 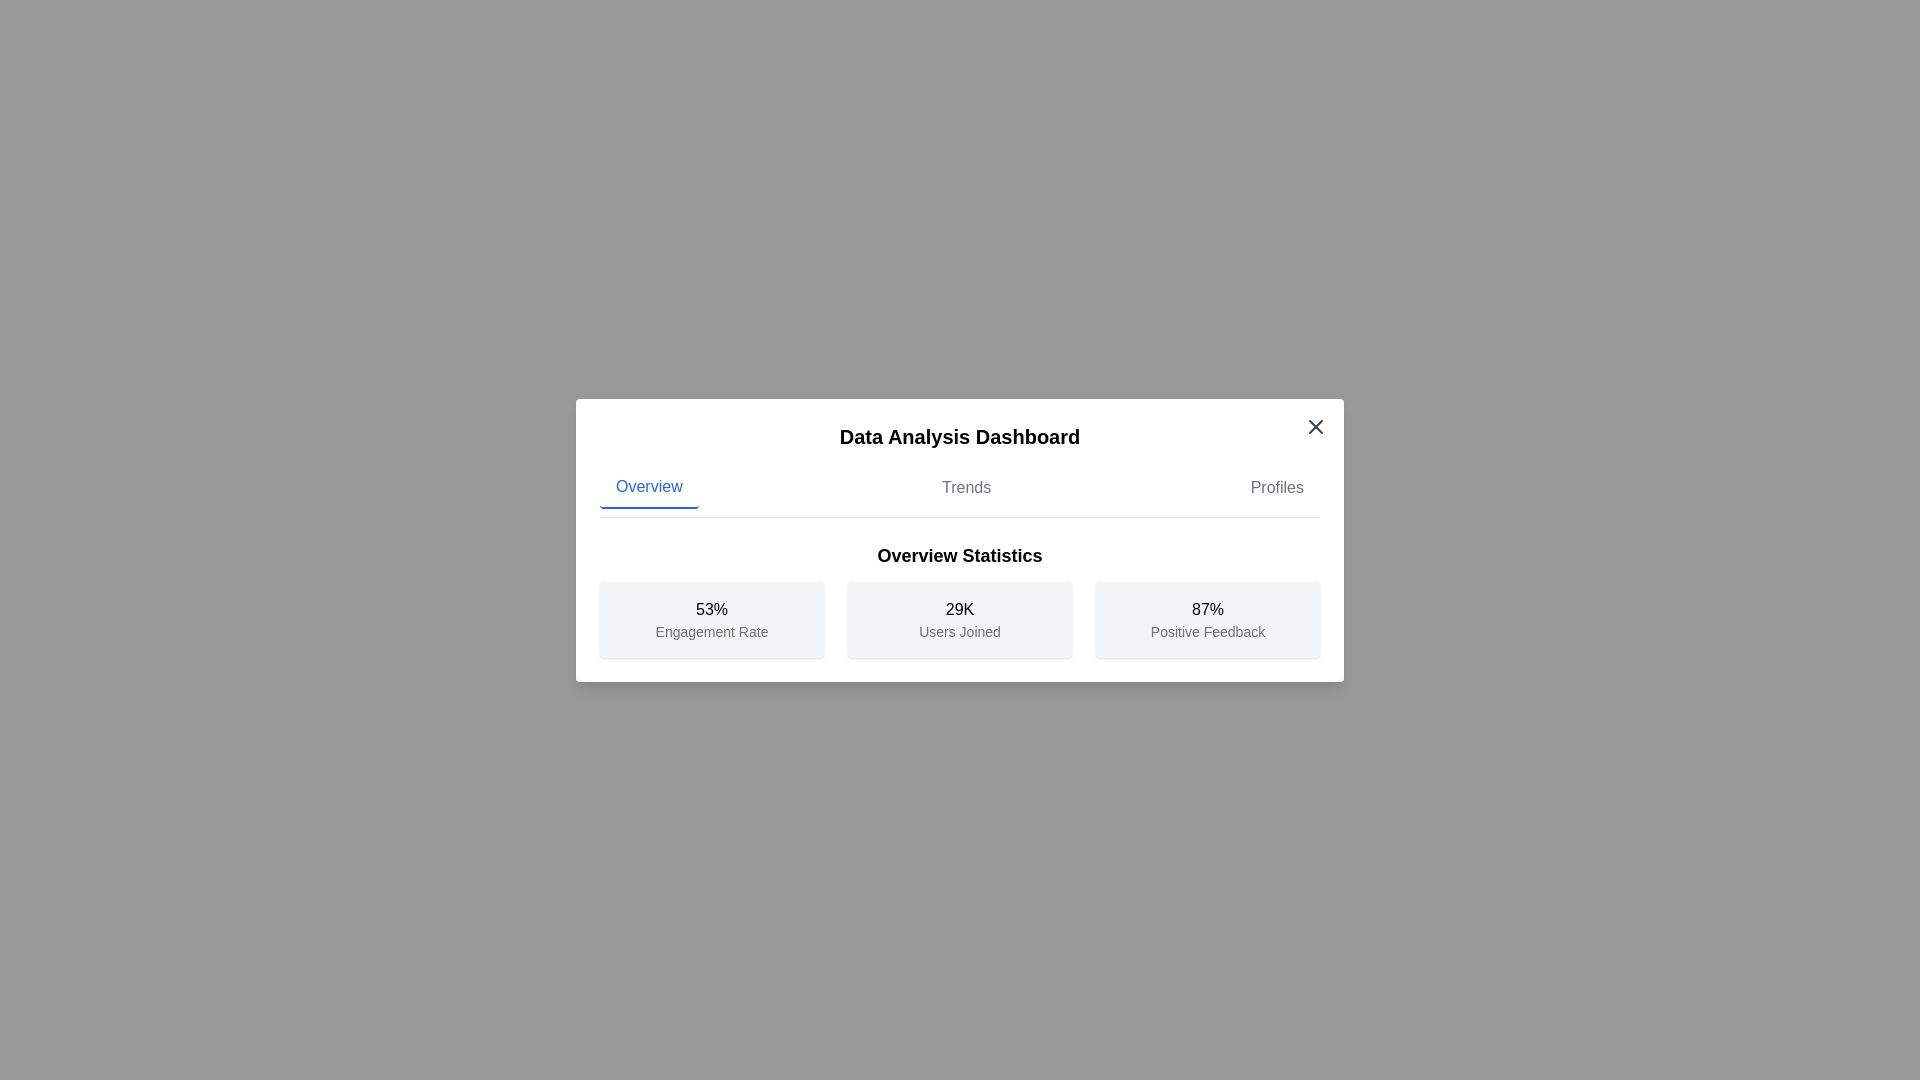 What do you see at coordinates (1207, 618) in the screenshot?
I see `the data display card that represents positive feedback, located in the third column of the dashboard layout` at bounding box center [1207, 618].